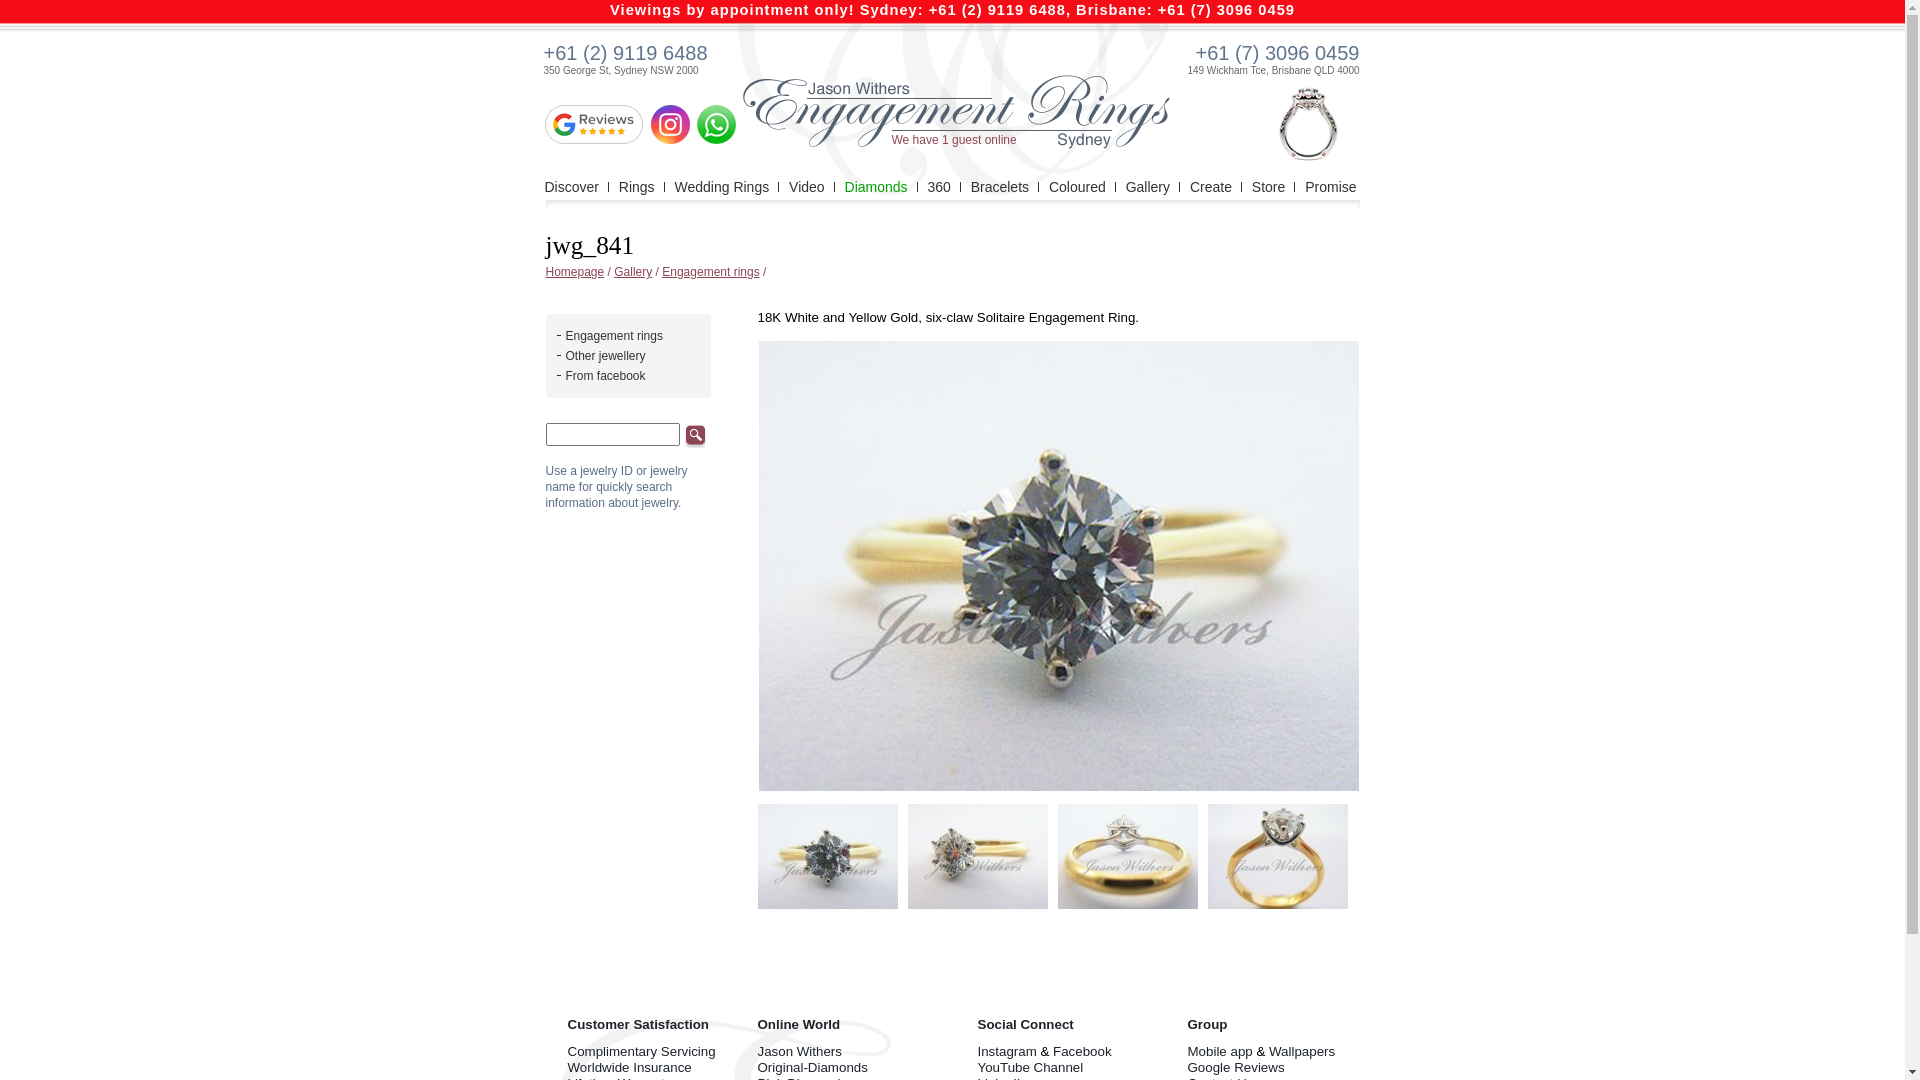  What do you see at coordinates (604, 375) in the screenshot?
I see `'From facebook'` at bounding box center [604, 375].